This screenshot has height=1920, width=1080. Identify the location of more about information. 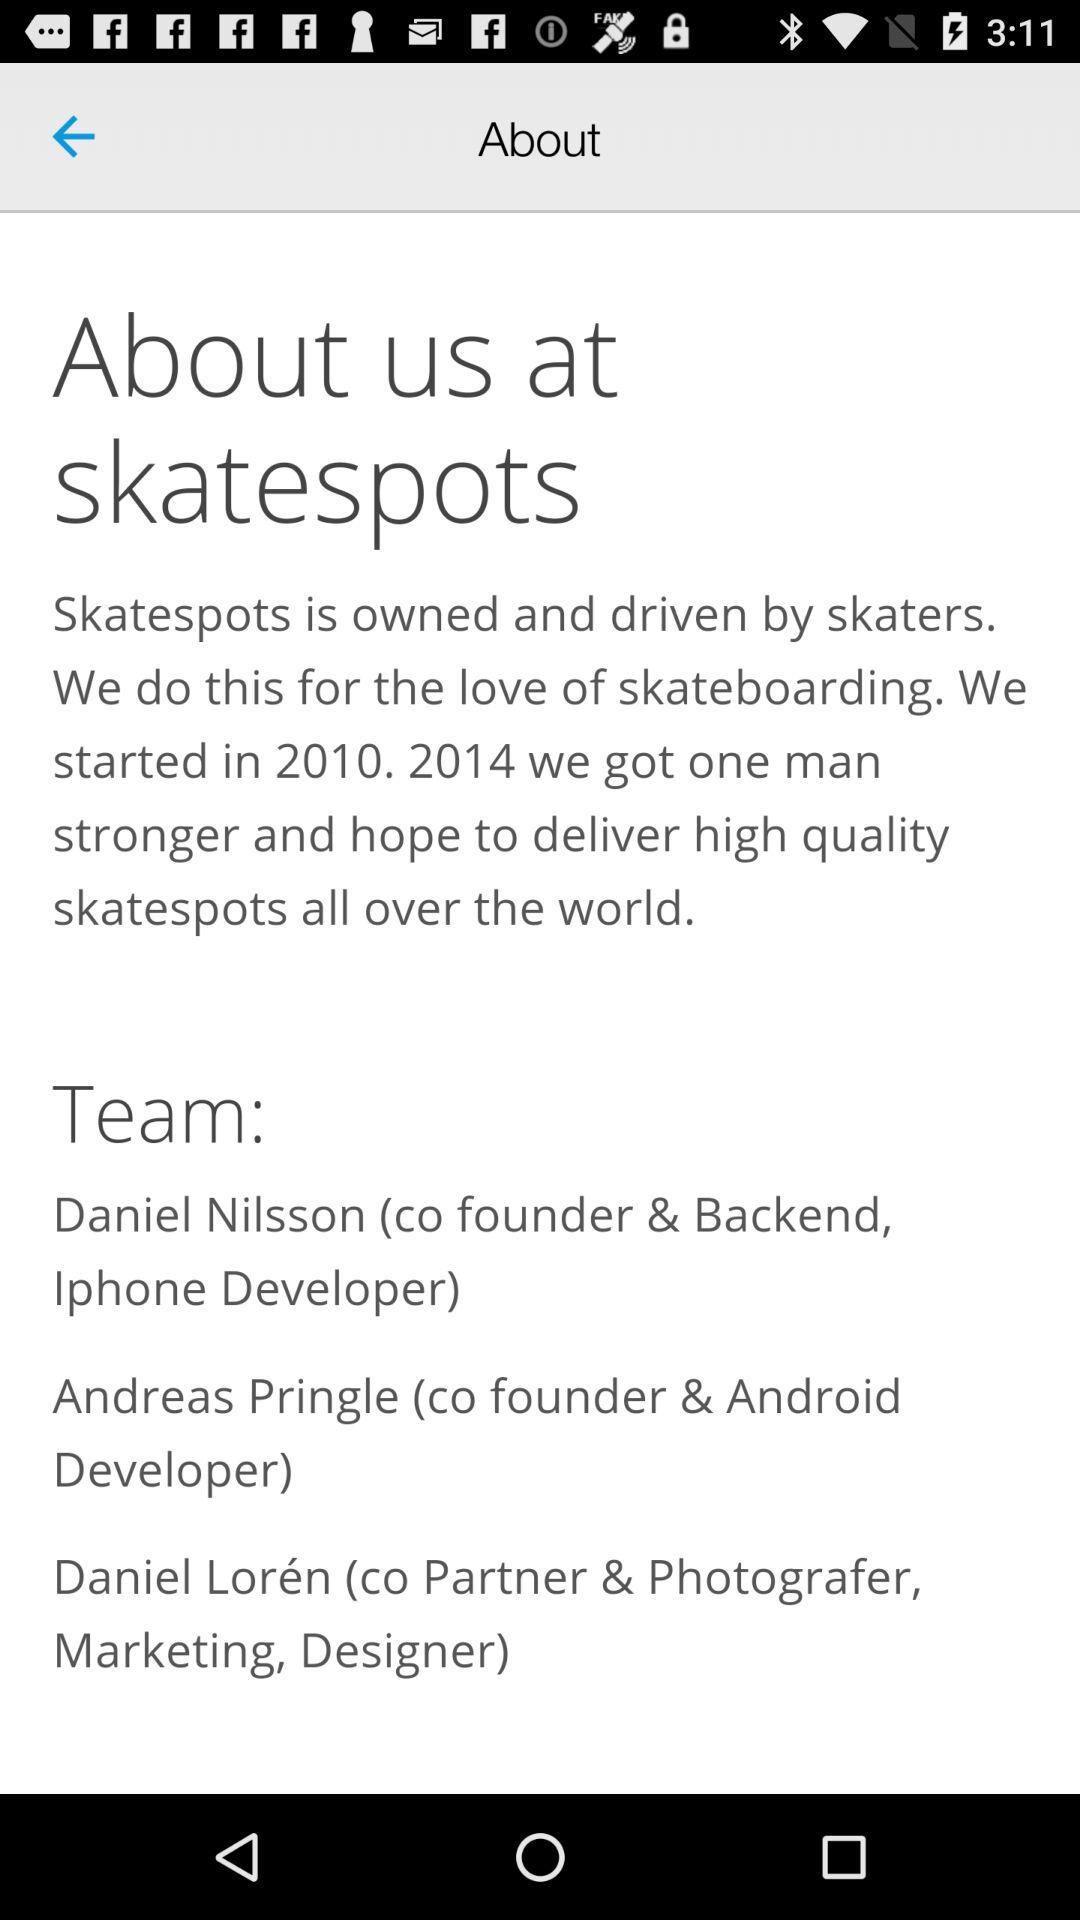
(540, 1003).